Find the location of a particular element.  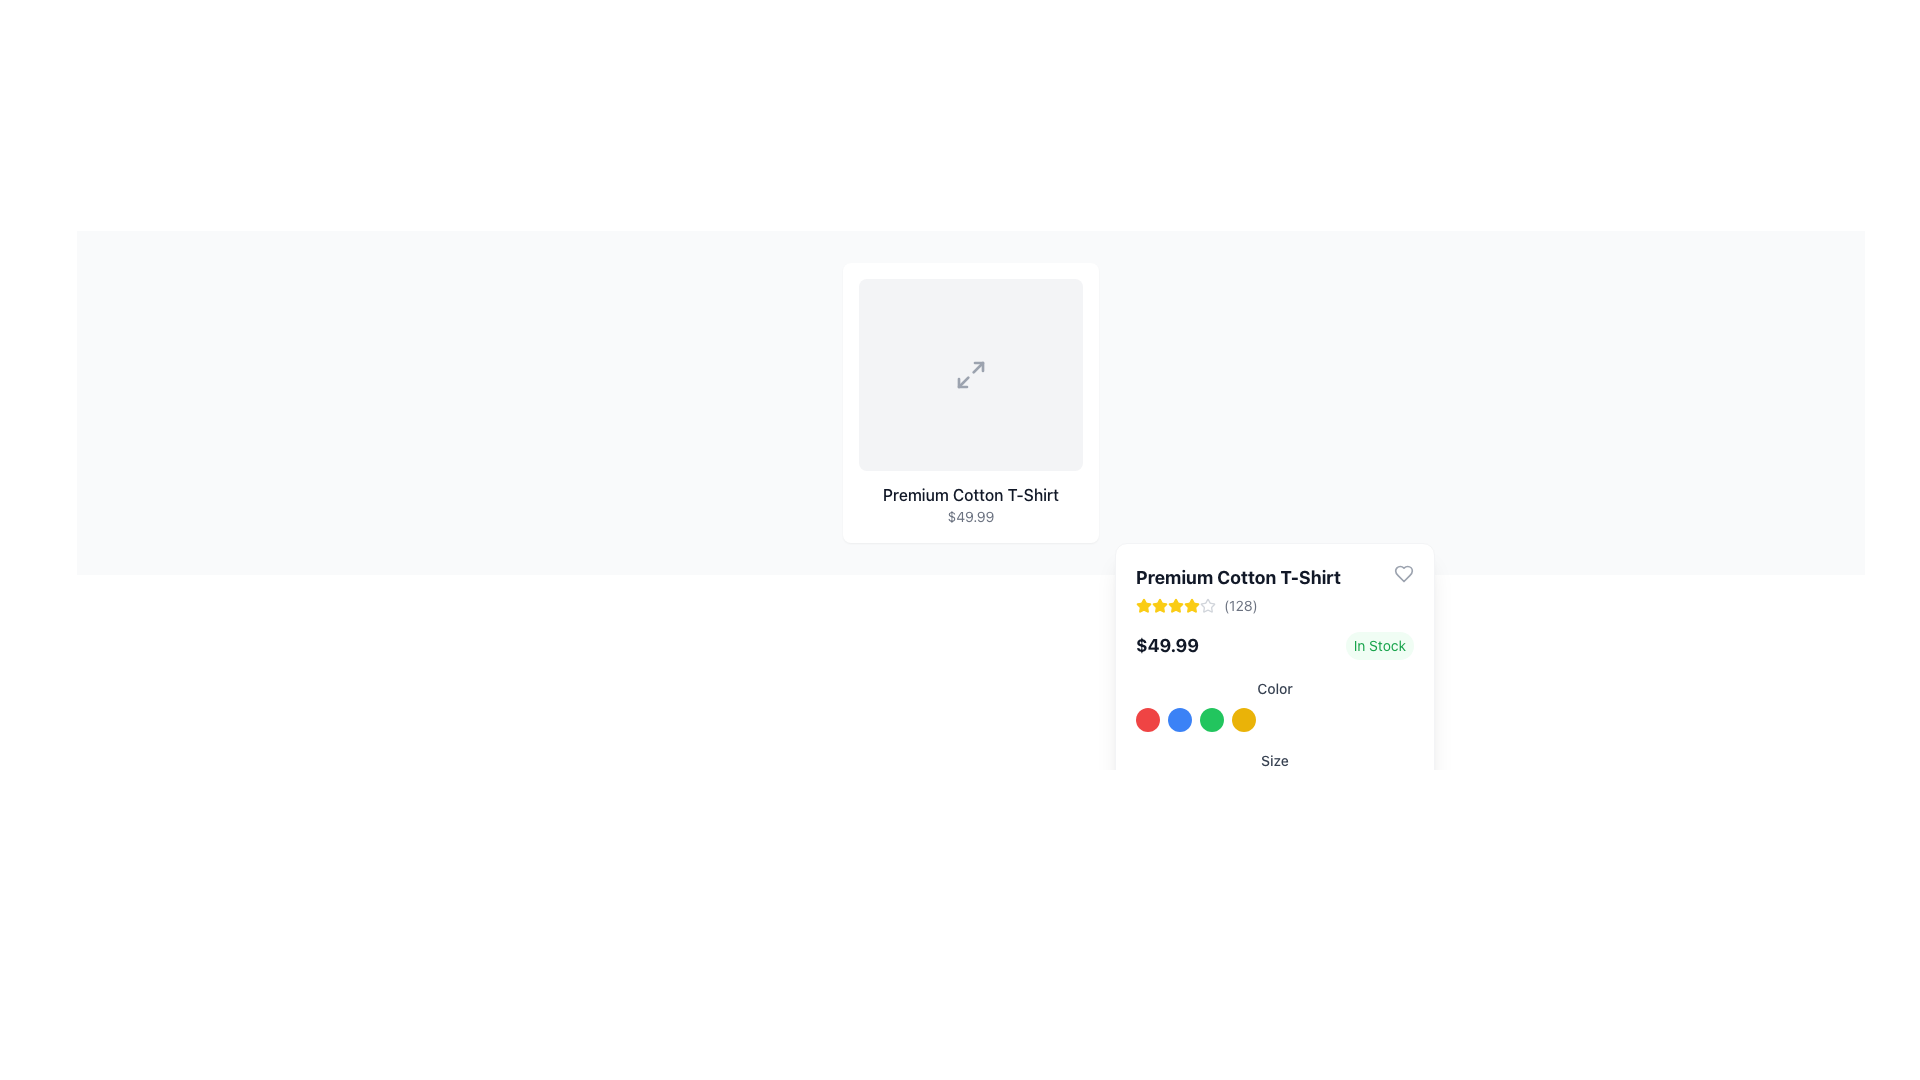

the fifth star icon in the rating component is located at coordinates (1207, 604).